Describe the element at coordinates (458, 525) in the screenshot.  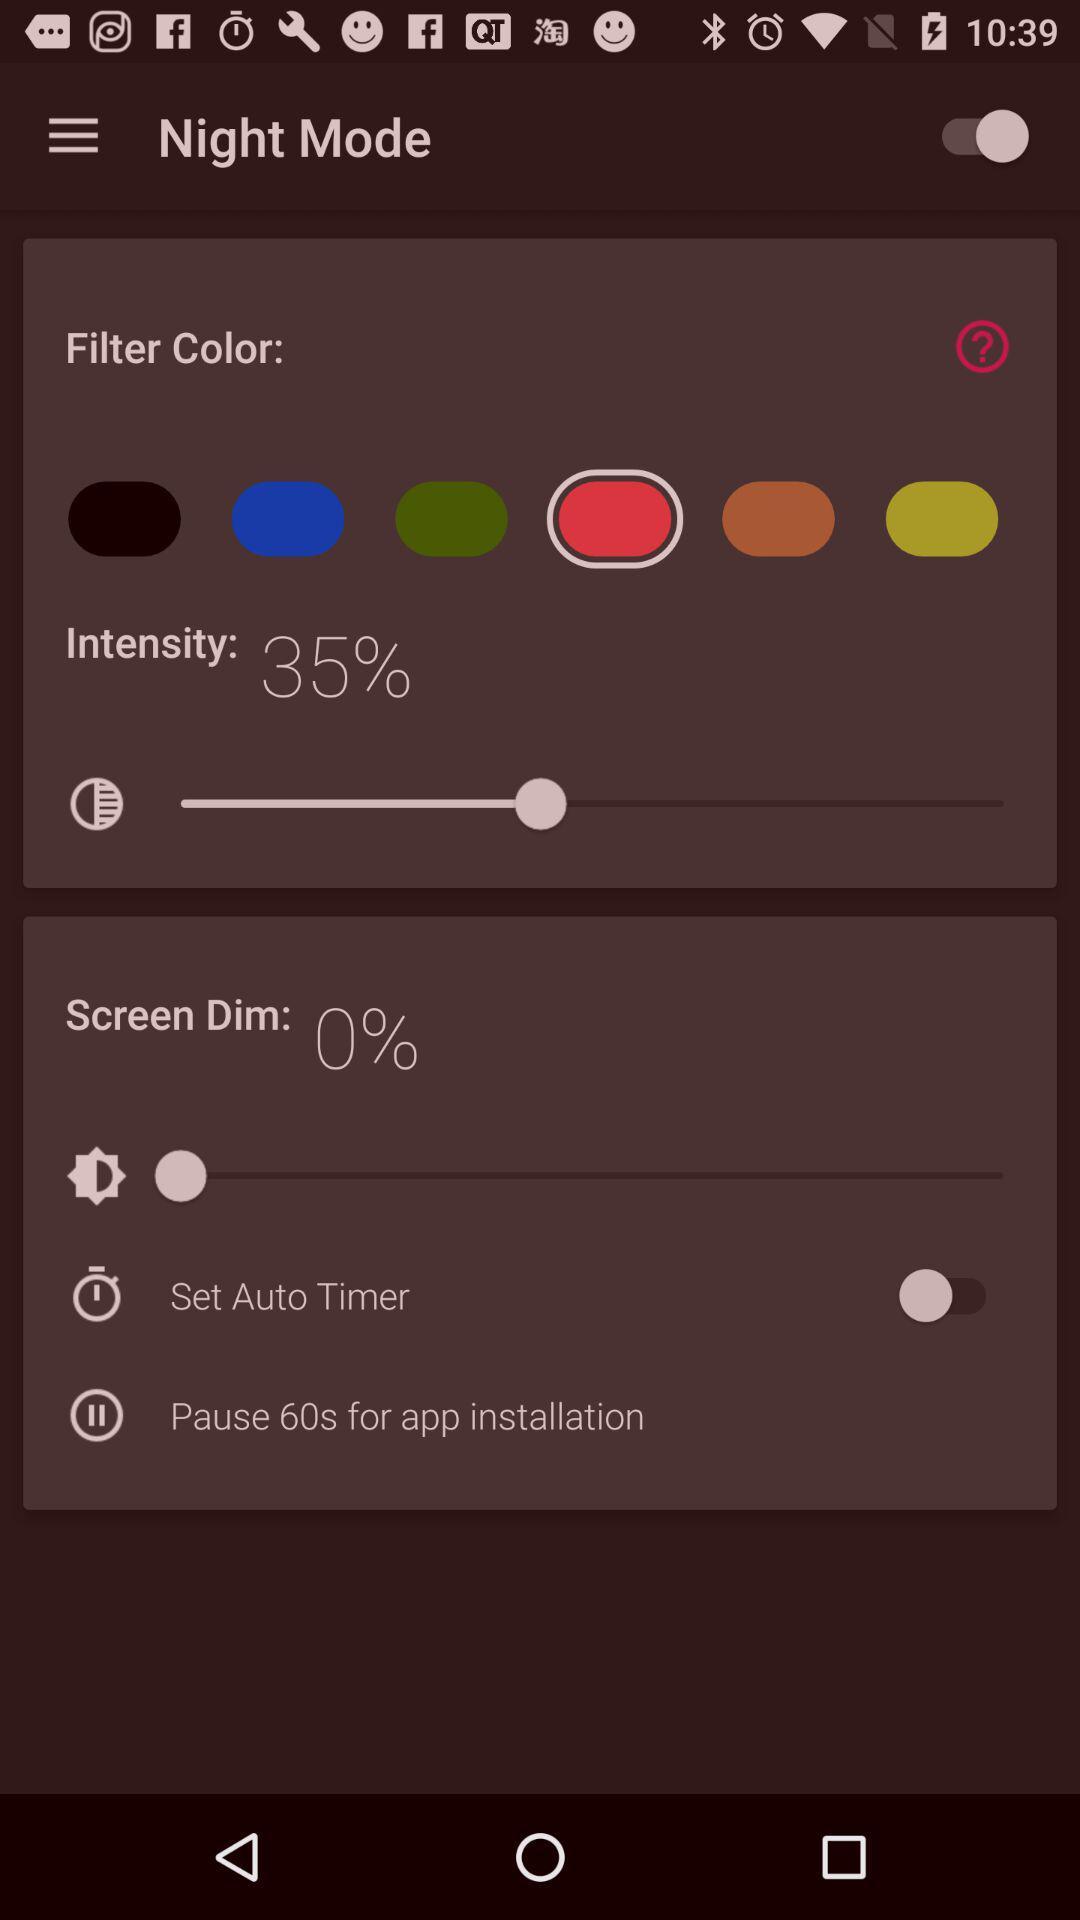
I see `the item above 35% icon` at that location.